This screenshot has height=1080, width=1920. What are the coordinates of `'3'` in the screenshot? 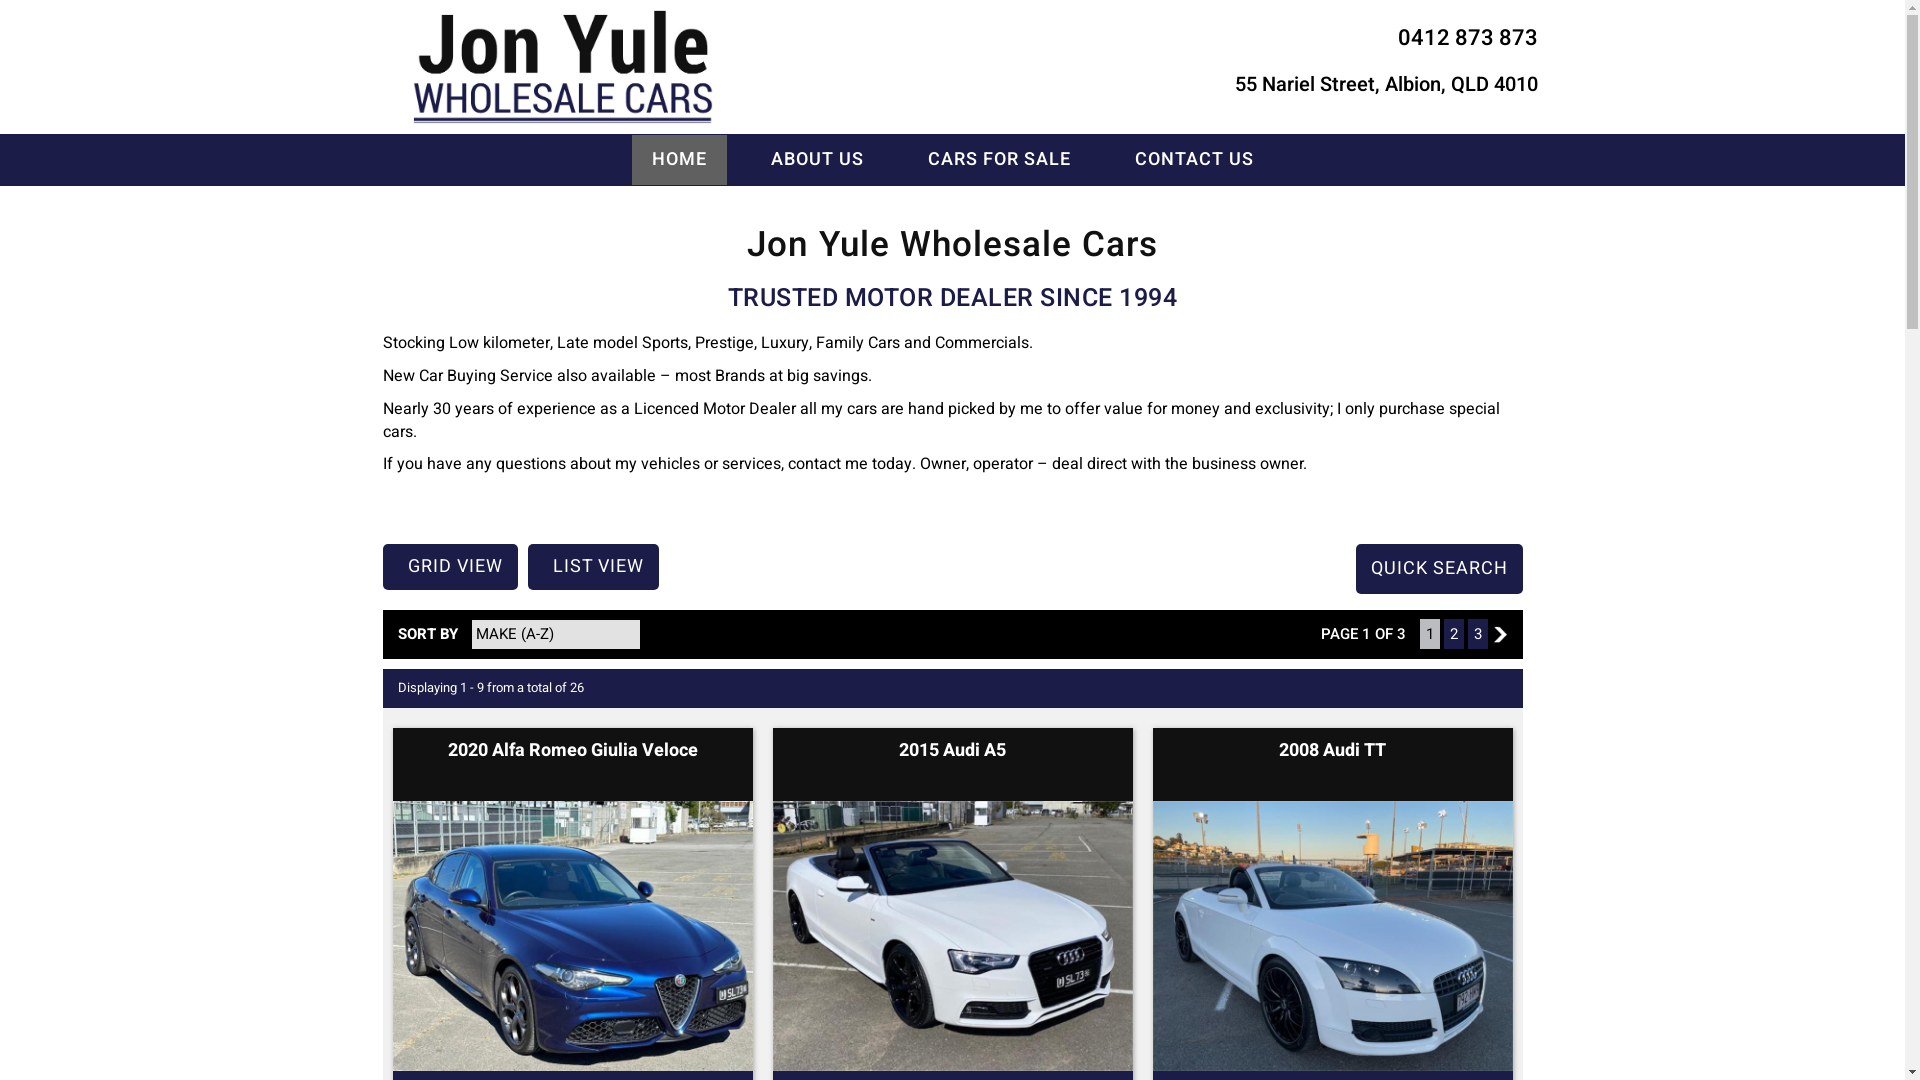 It's located at (1478, 633).